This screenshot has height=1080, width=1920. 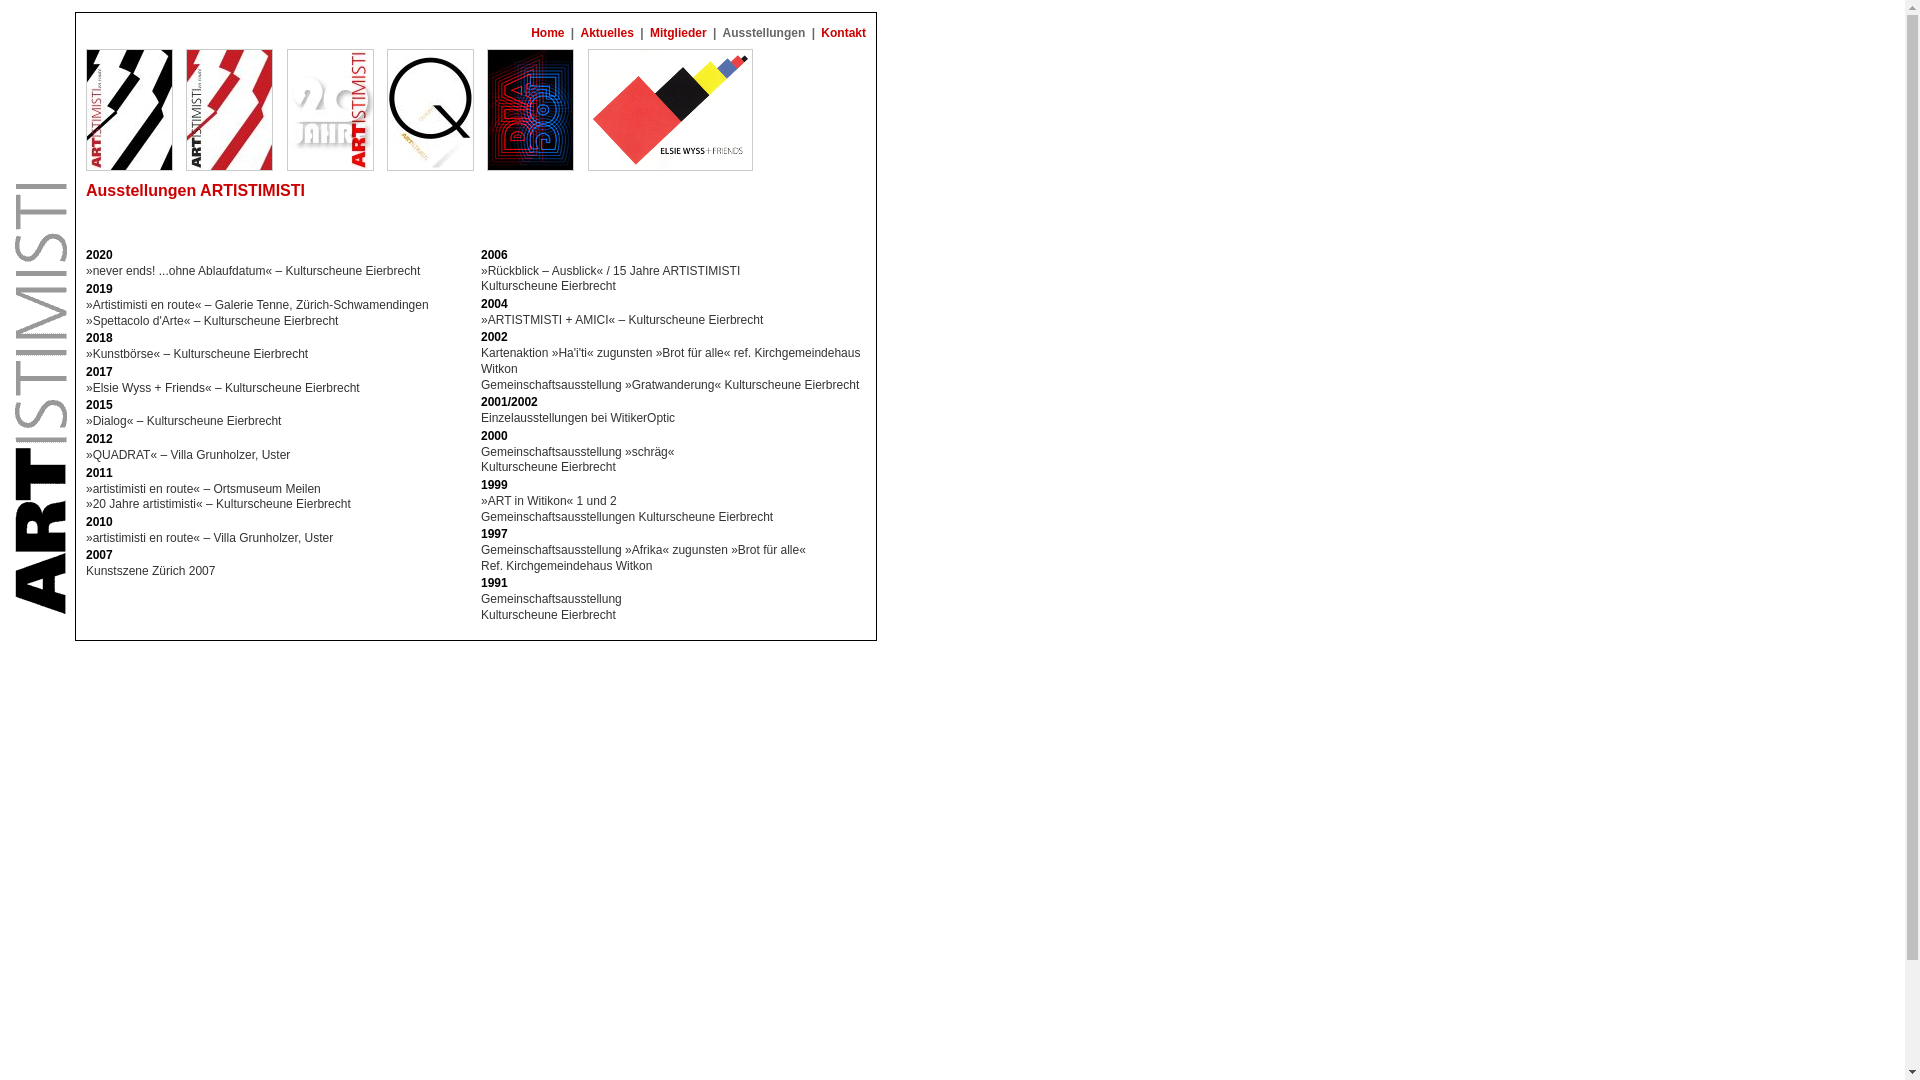 What do you see at coordinates (843, 33) in the screenshot?
I see `'Kontakt'` at bounding box center [843, 33].